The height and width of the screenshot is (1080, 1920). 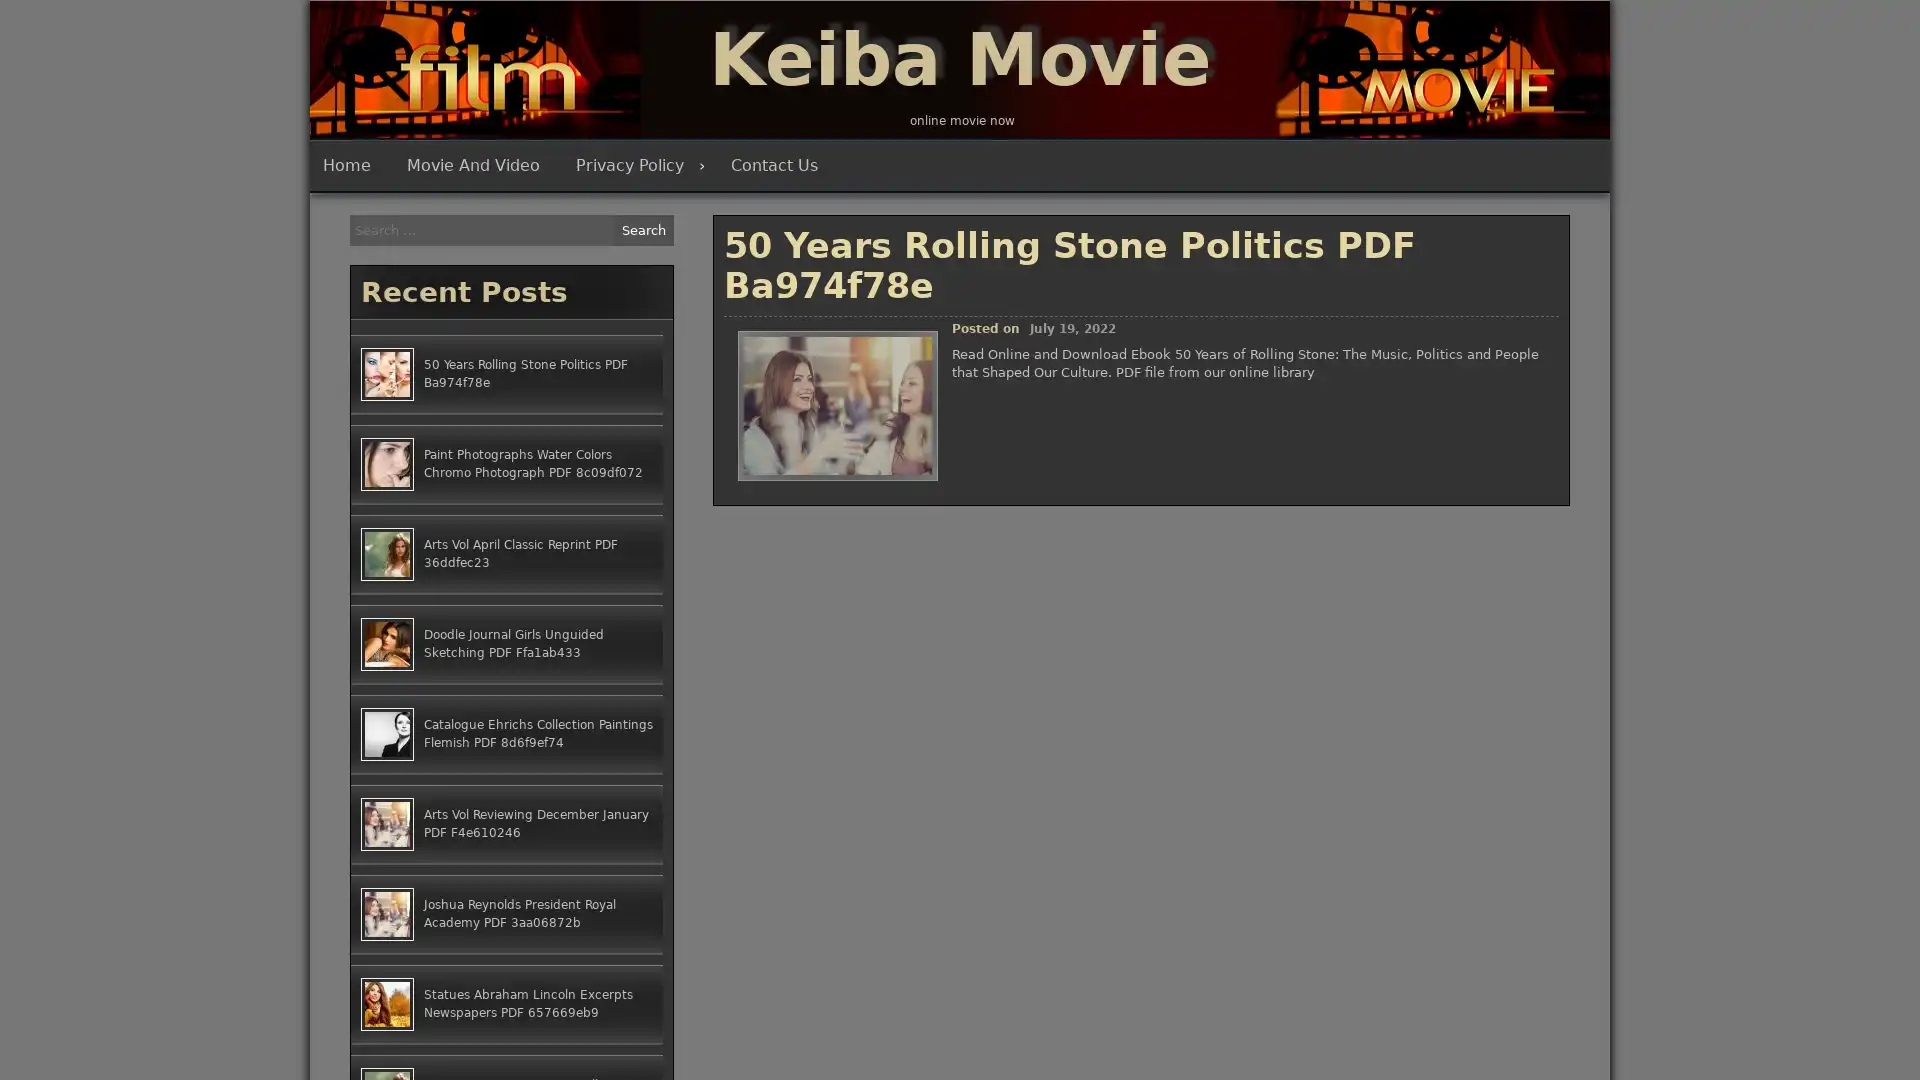 What do you see at coordinates (643, 229) in the screenshot?
I see `Search` at bounding box center [643, 229].